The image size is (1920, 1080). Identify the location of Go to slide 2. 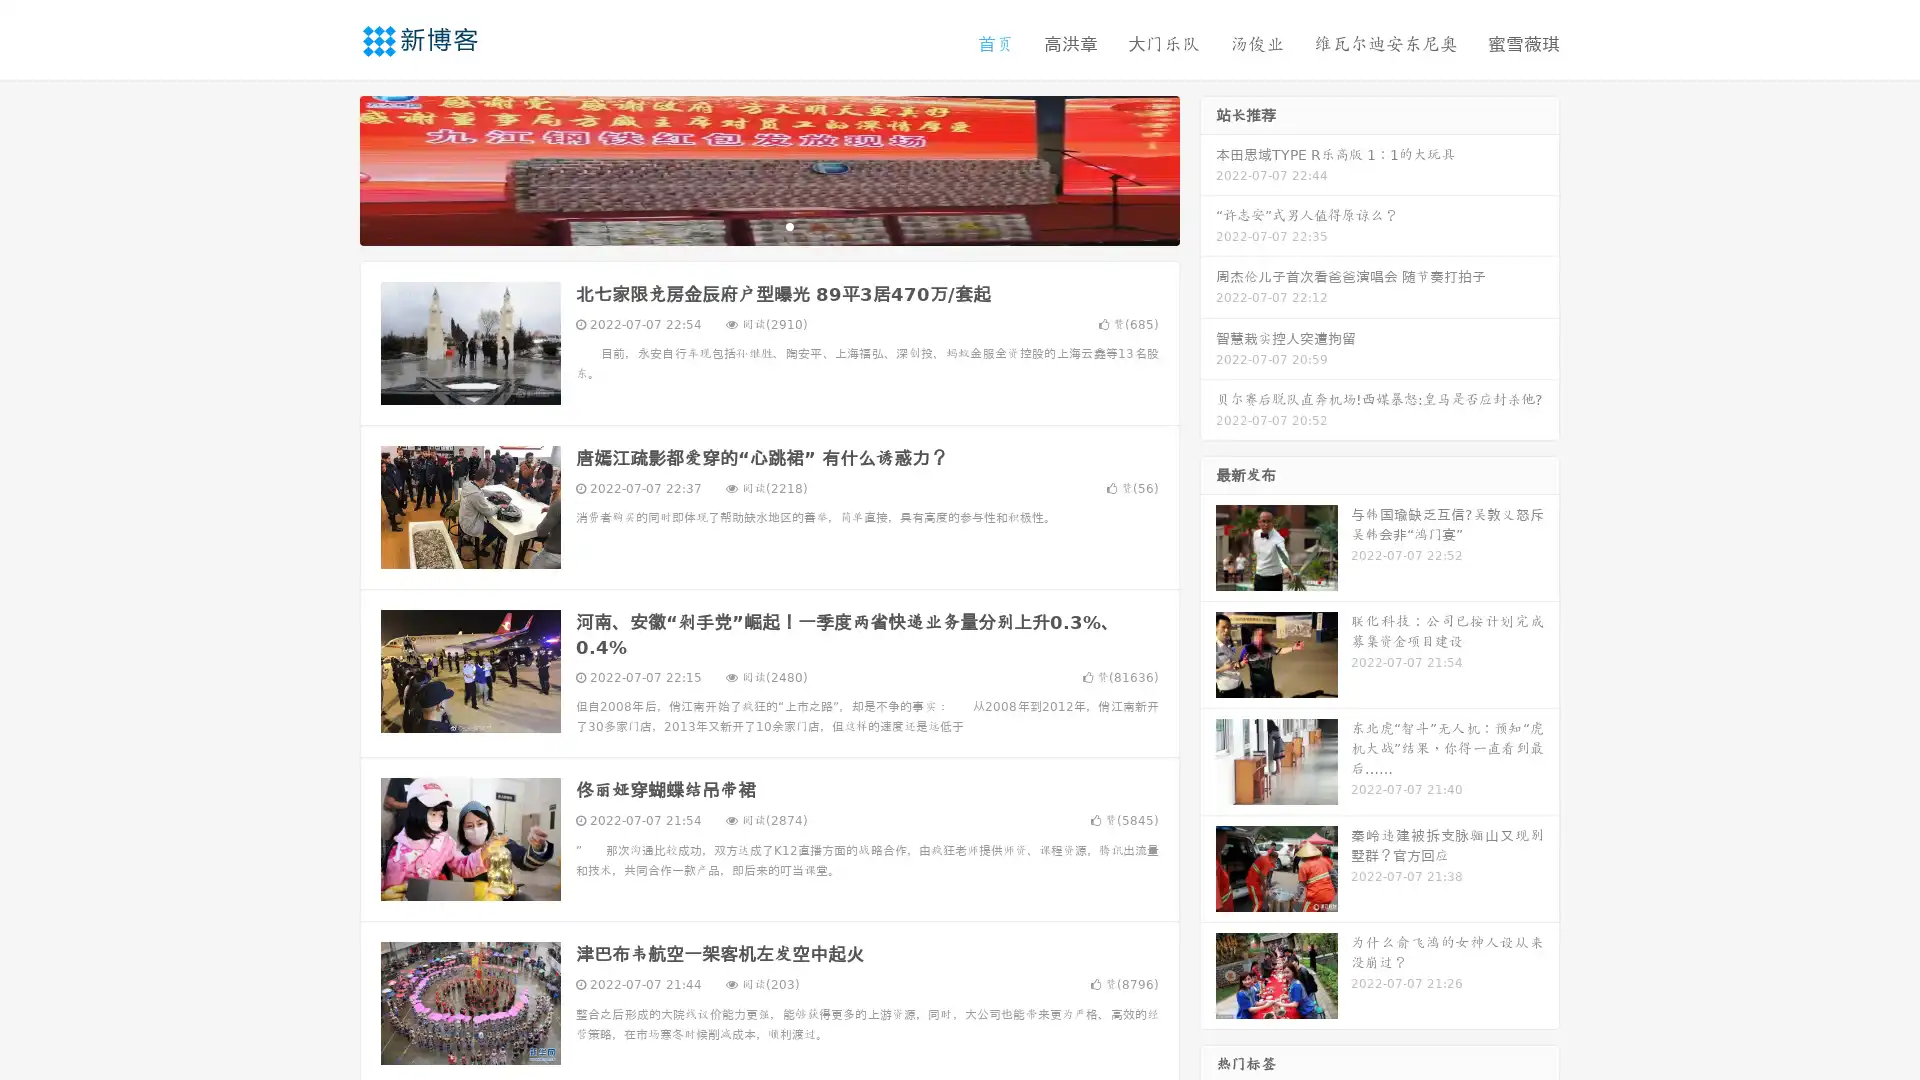
(768, 225).